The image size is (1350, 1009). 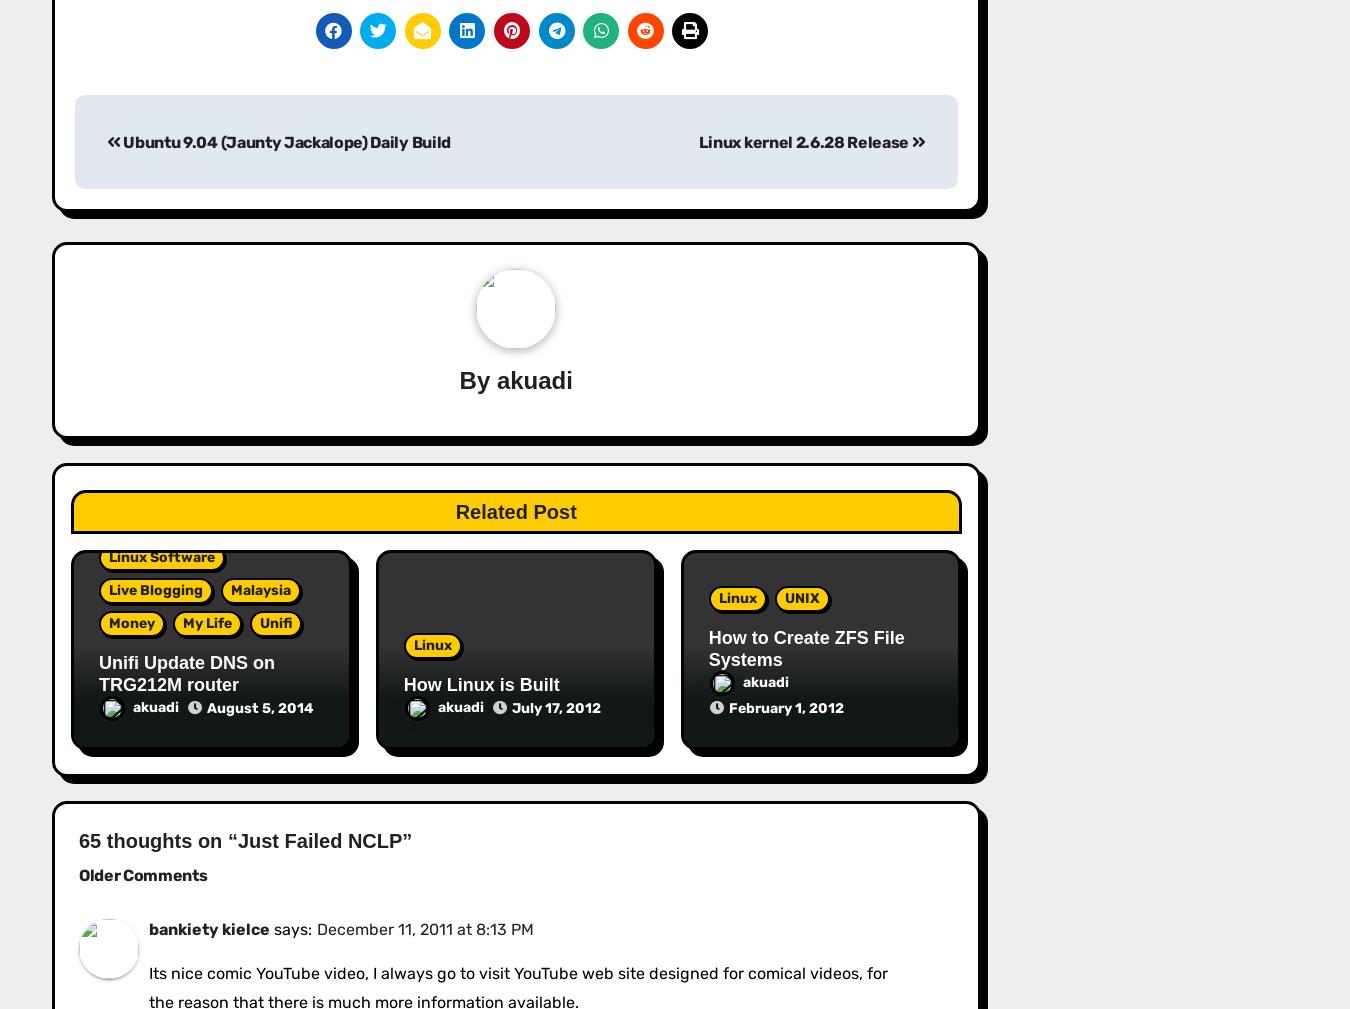 What do you see at coordinates (1099, 546) in the screenshot?
I see `'Artificial Intelligent'` at bounding box center [1099, 546].